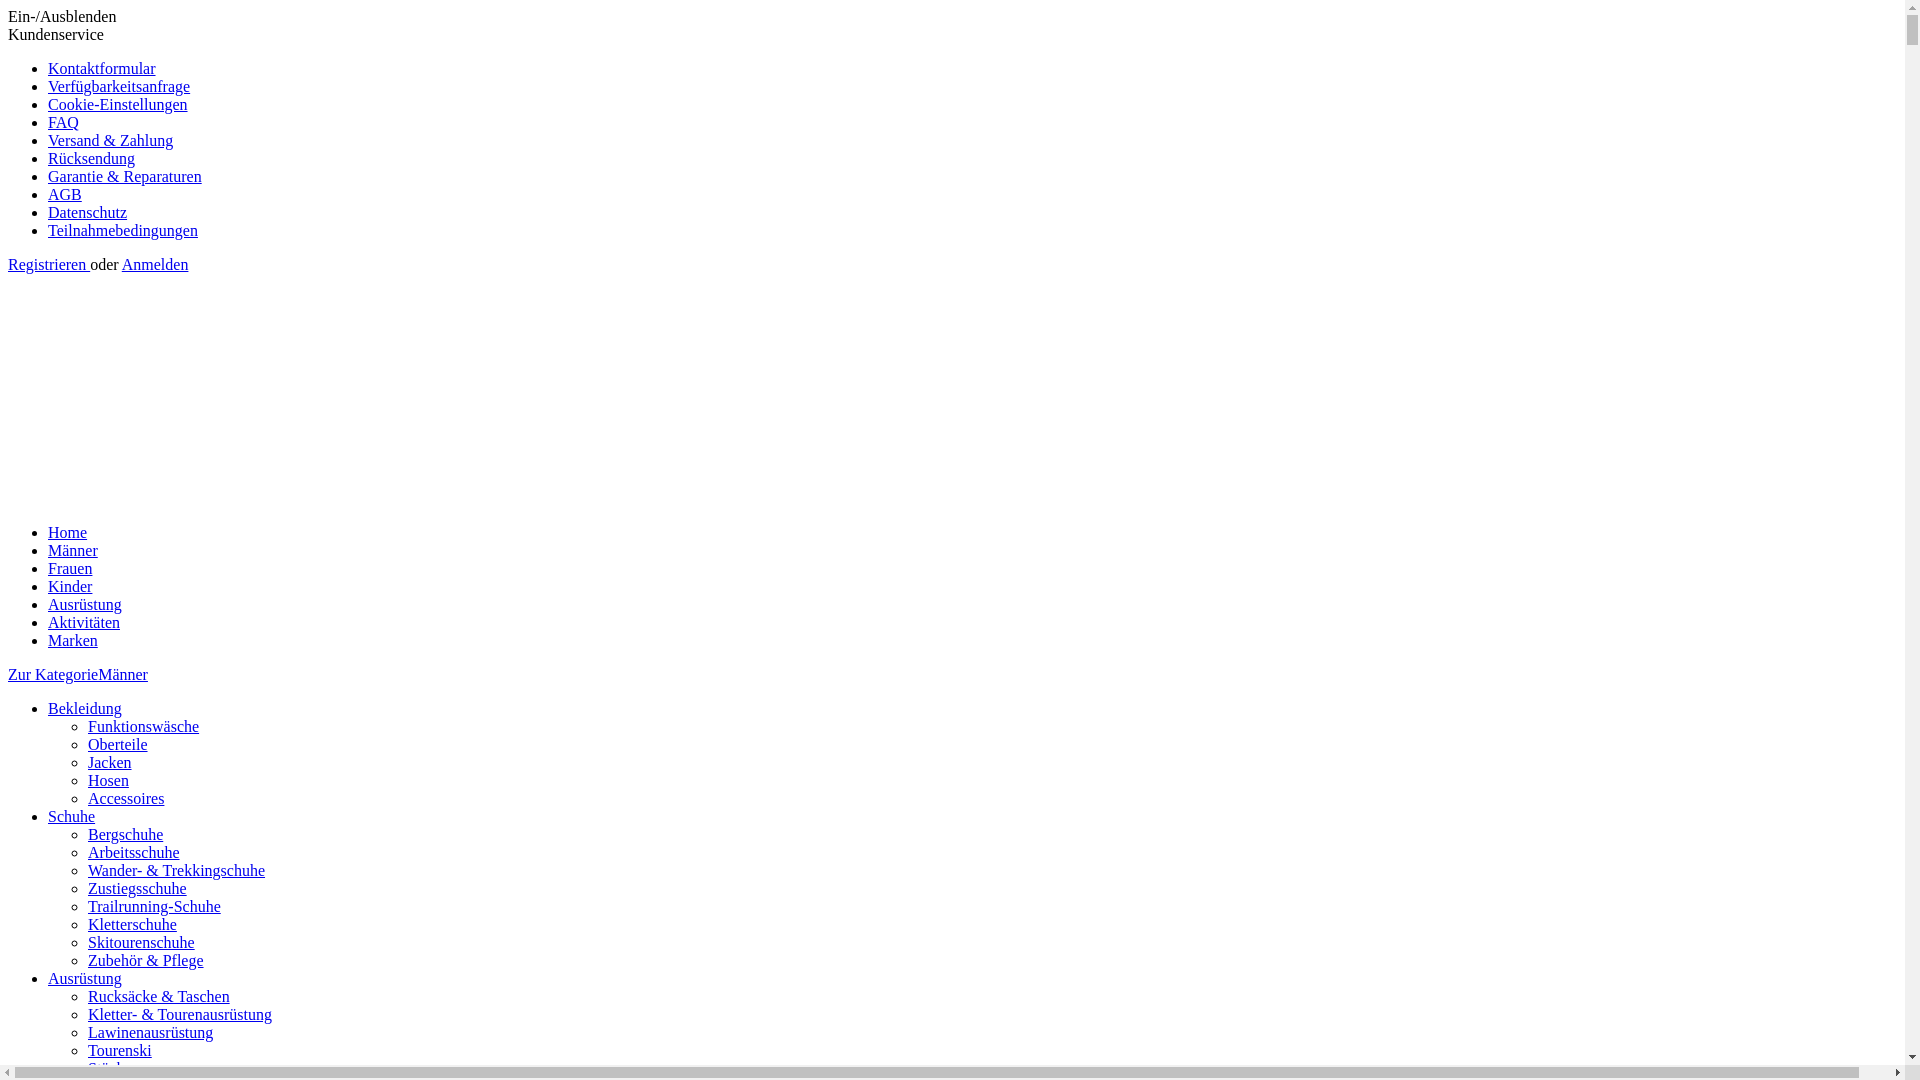  I want to click on 'Hosen', so click(86, 779).